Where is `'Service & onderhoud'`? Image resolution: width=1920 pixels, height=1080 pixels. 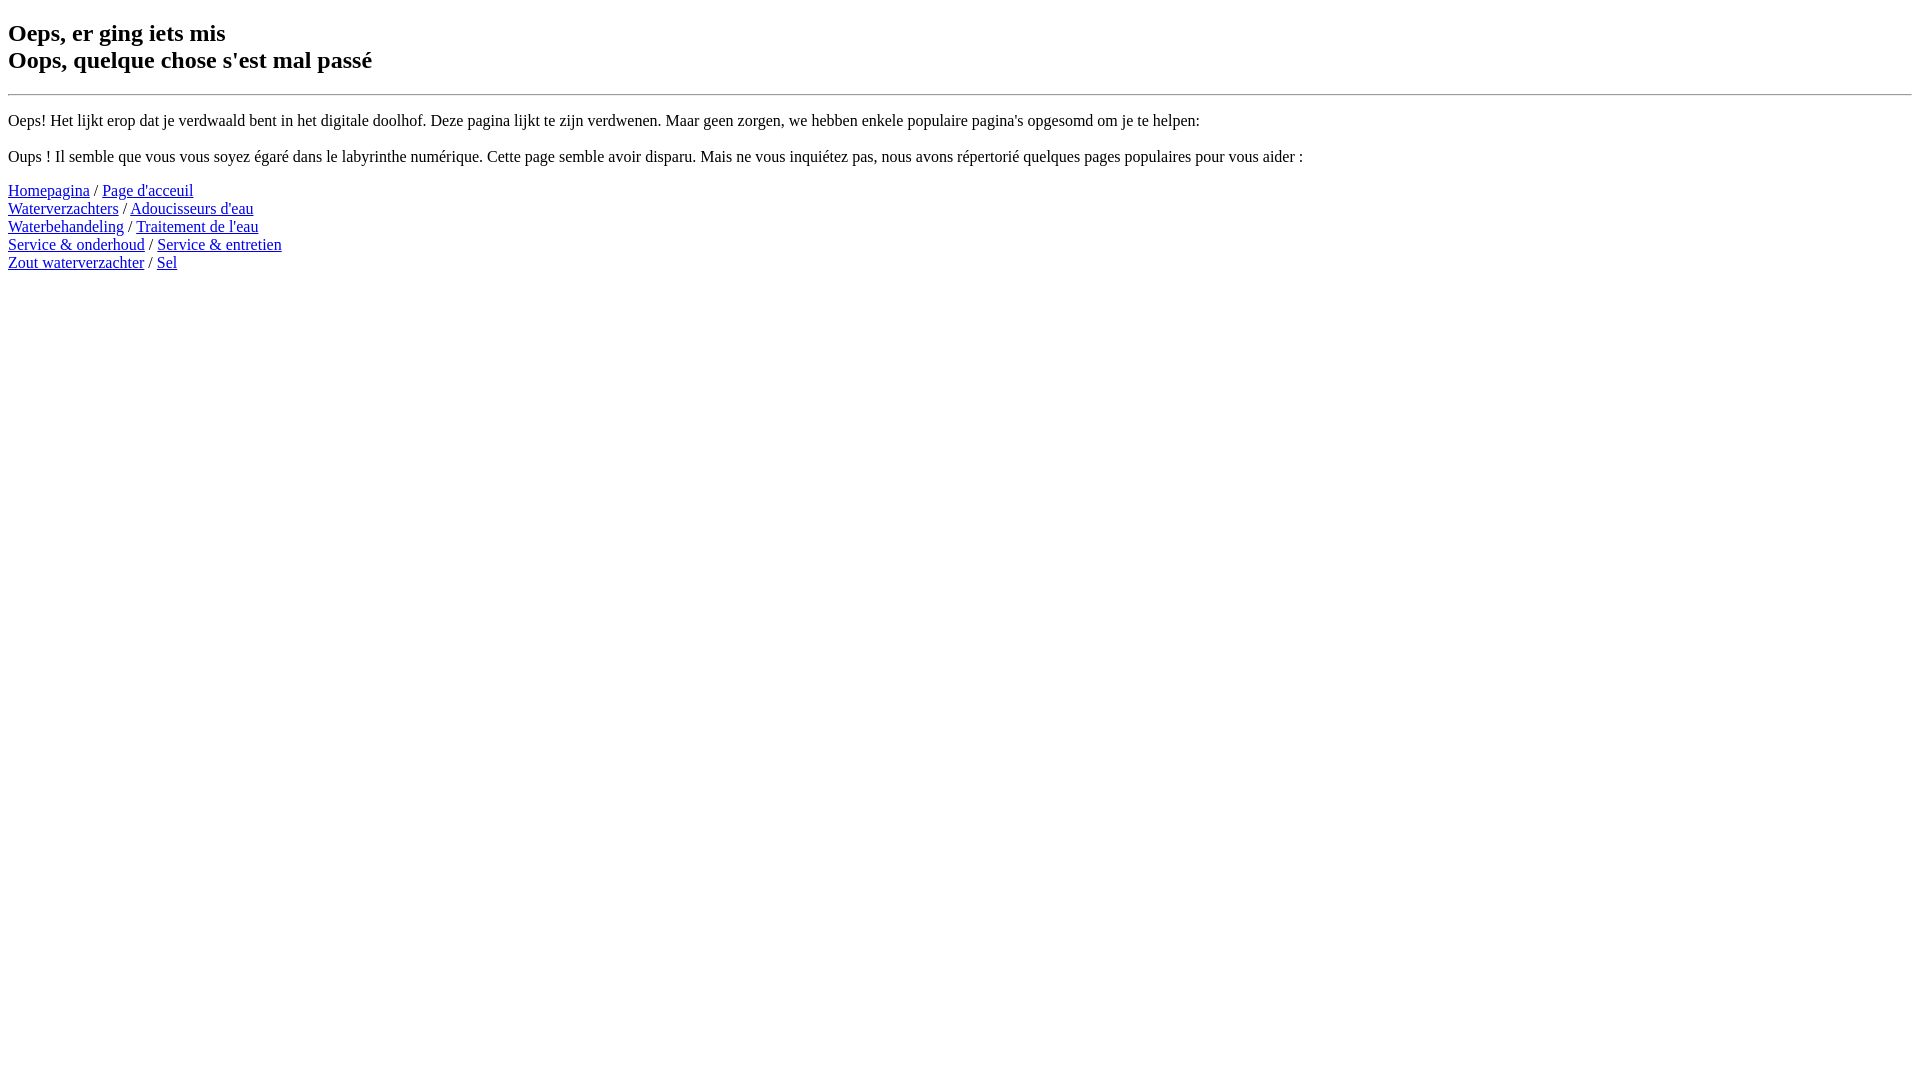
'Service & onderhoud' is located at coordinates (76, 243).